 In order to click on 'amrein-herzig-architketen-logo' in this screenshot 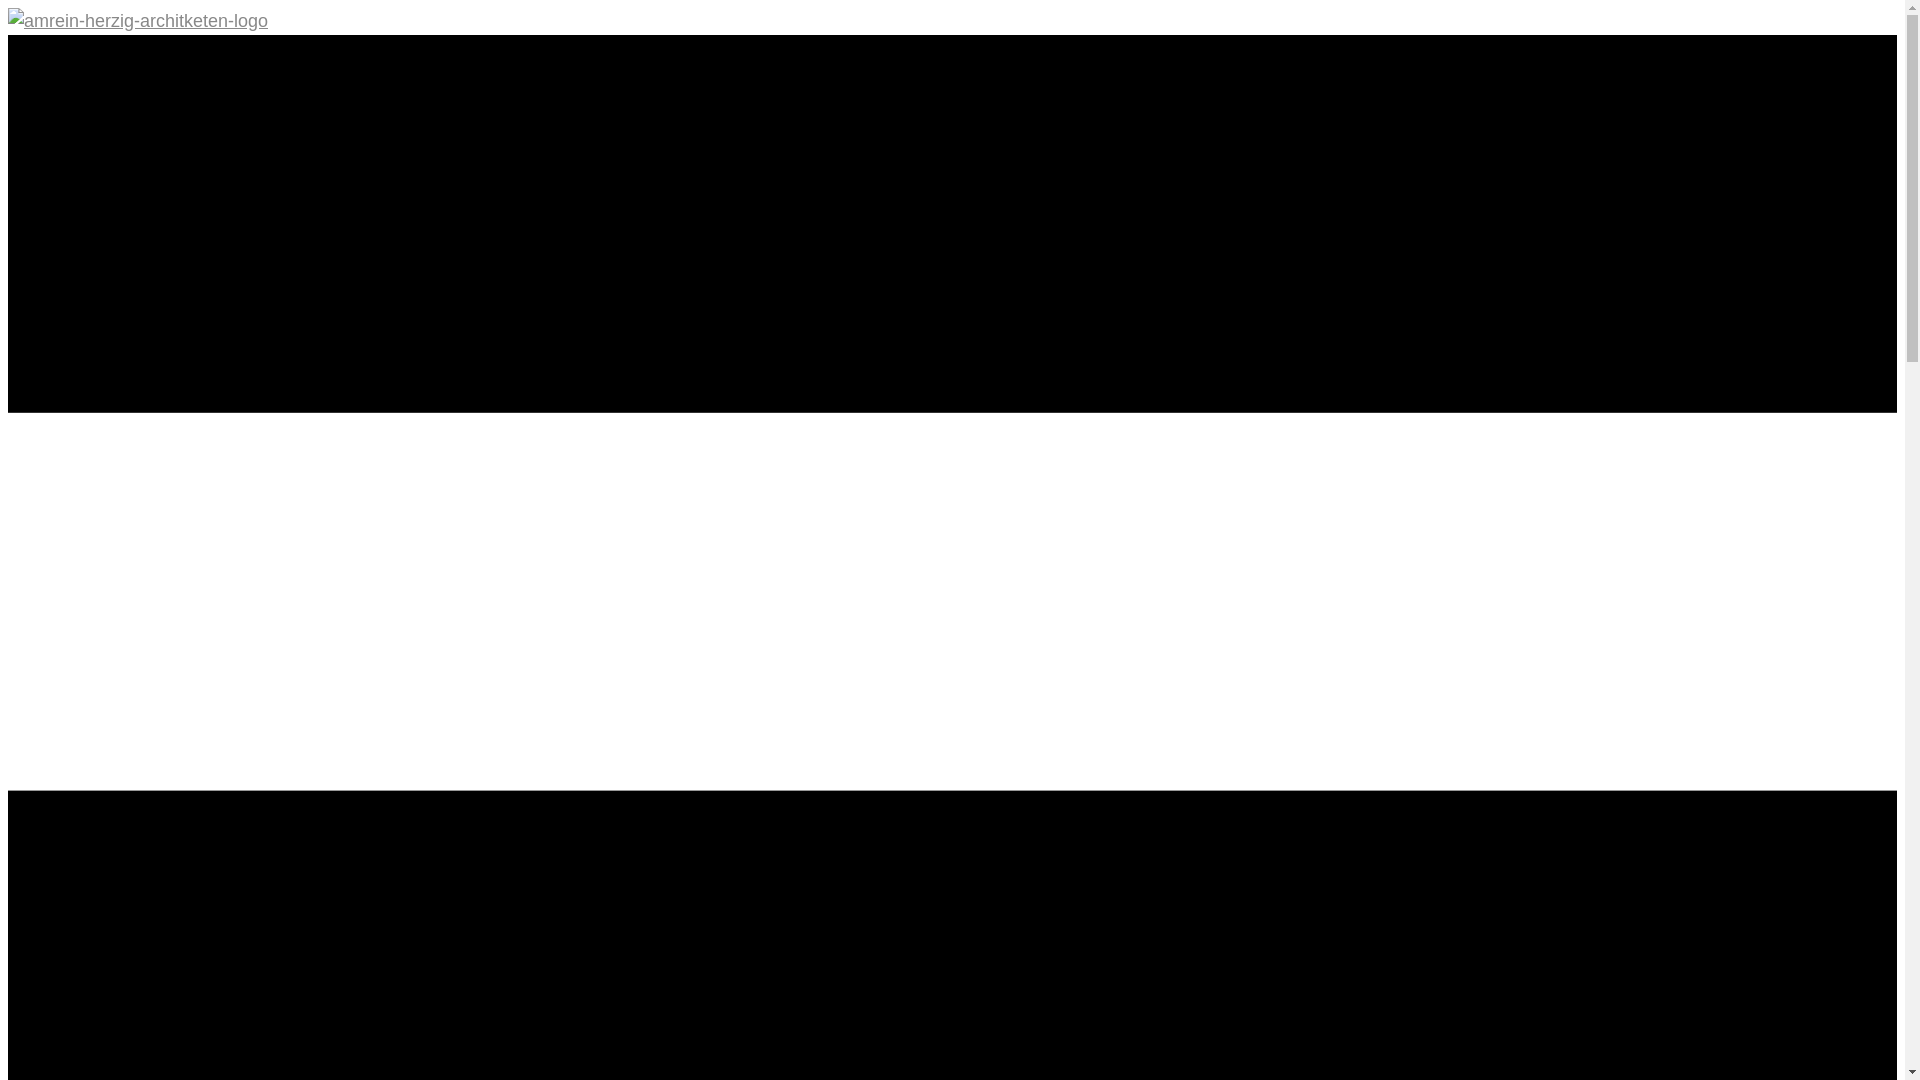, I will do `click(137, 21)`.